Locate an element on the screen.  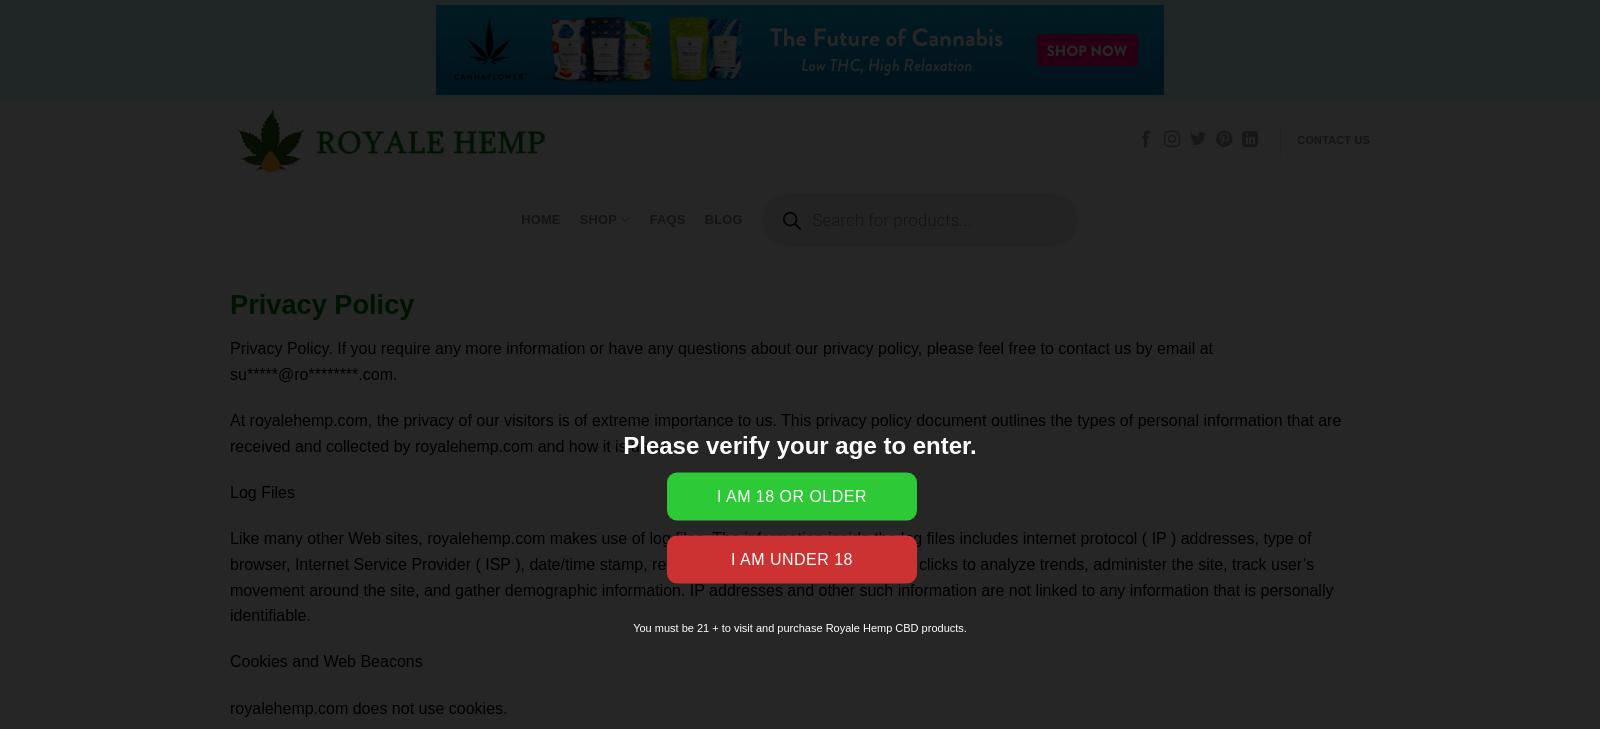
'su*****@ro********.com' is located at coordinates (311, 373).